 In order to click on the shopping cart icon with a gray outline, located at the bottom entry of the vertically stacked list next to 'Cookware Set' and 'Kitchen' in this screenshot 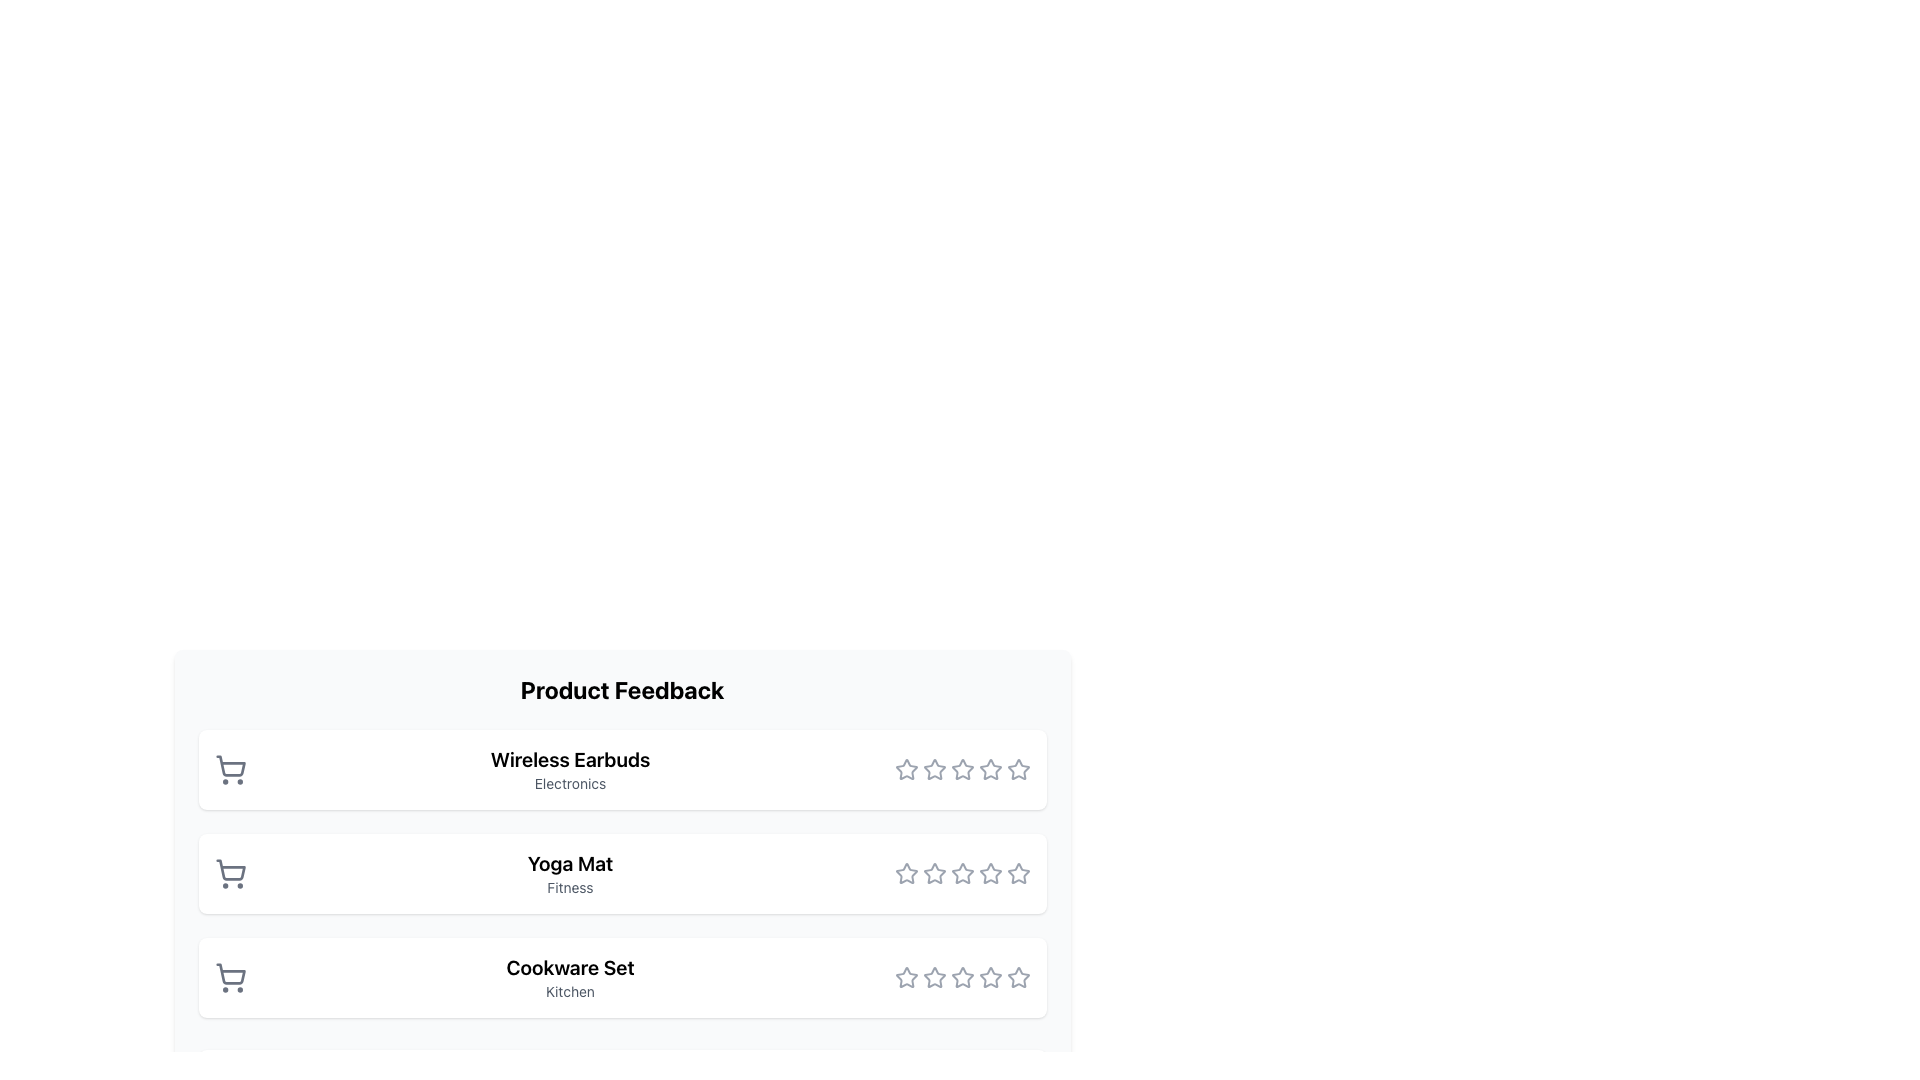, I will do `click(230, 977)`.